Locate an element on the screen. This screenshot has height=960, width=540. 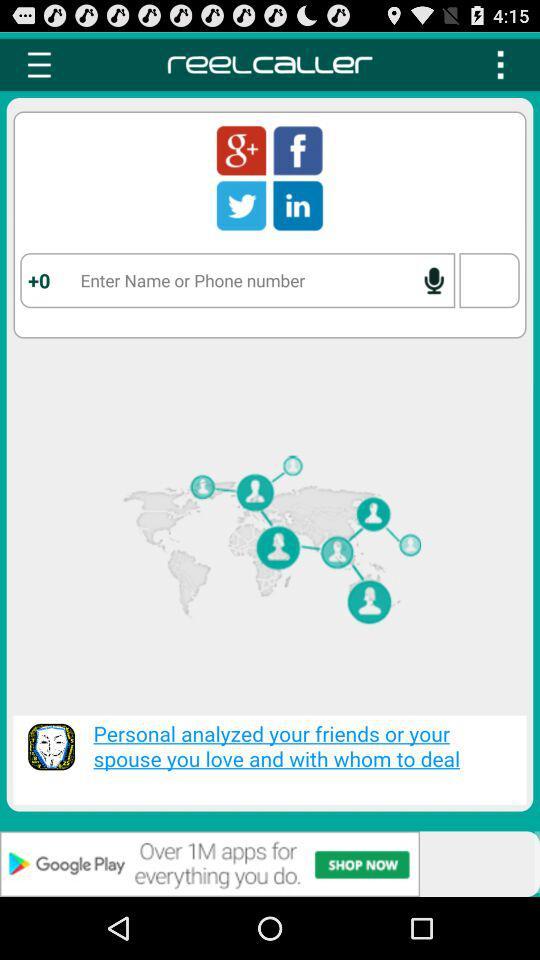
click more options is located at coordinates (499, 64).